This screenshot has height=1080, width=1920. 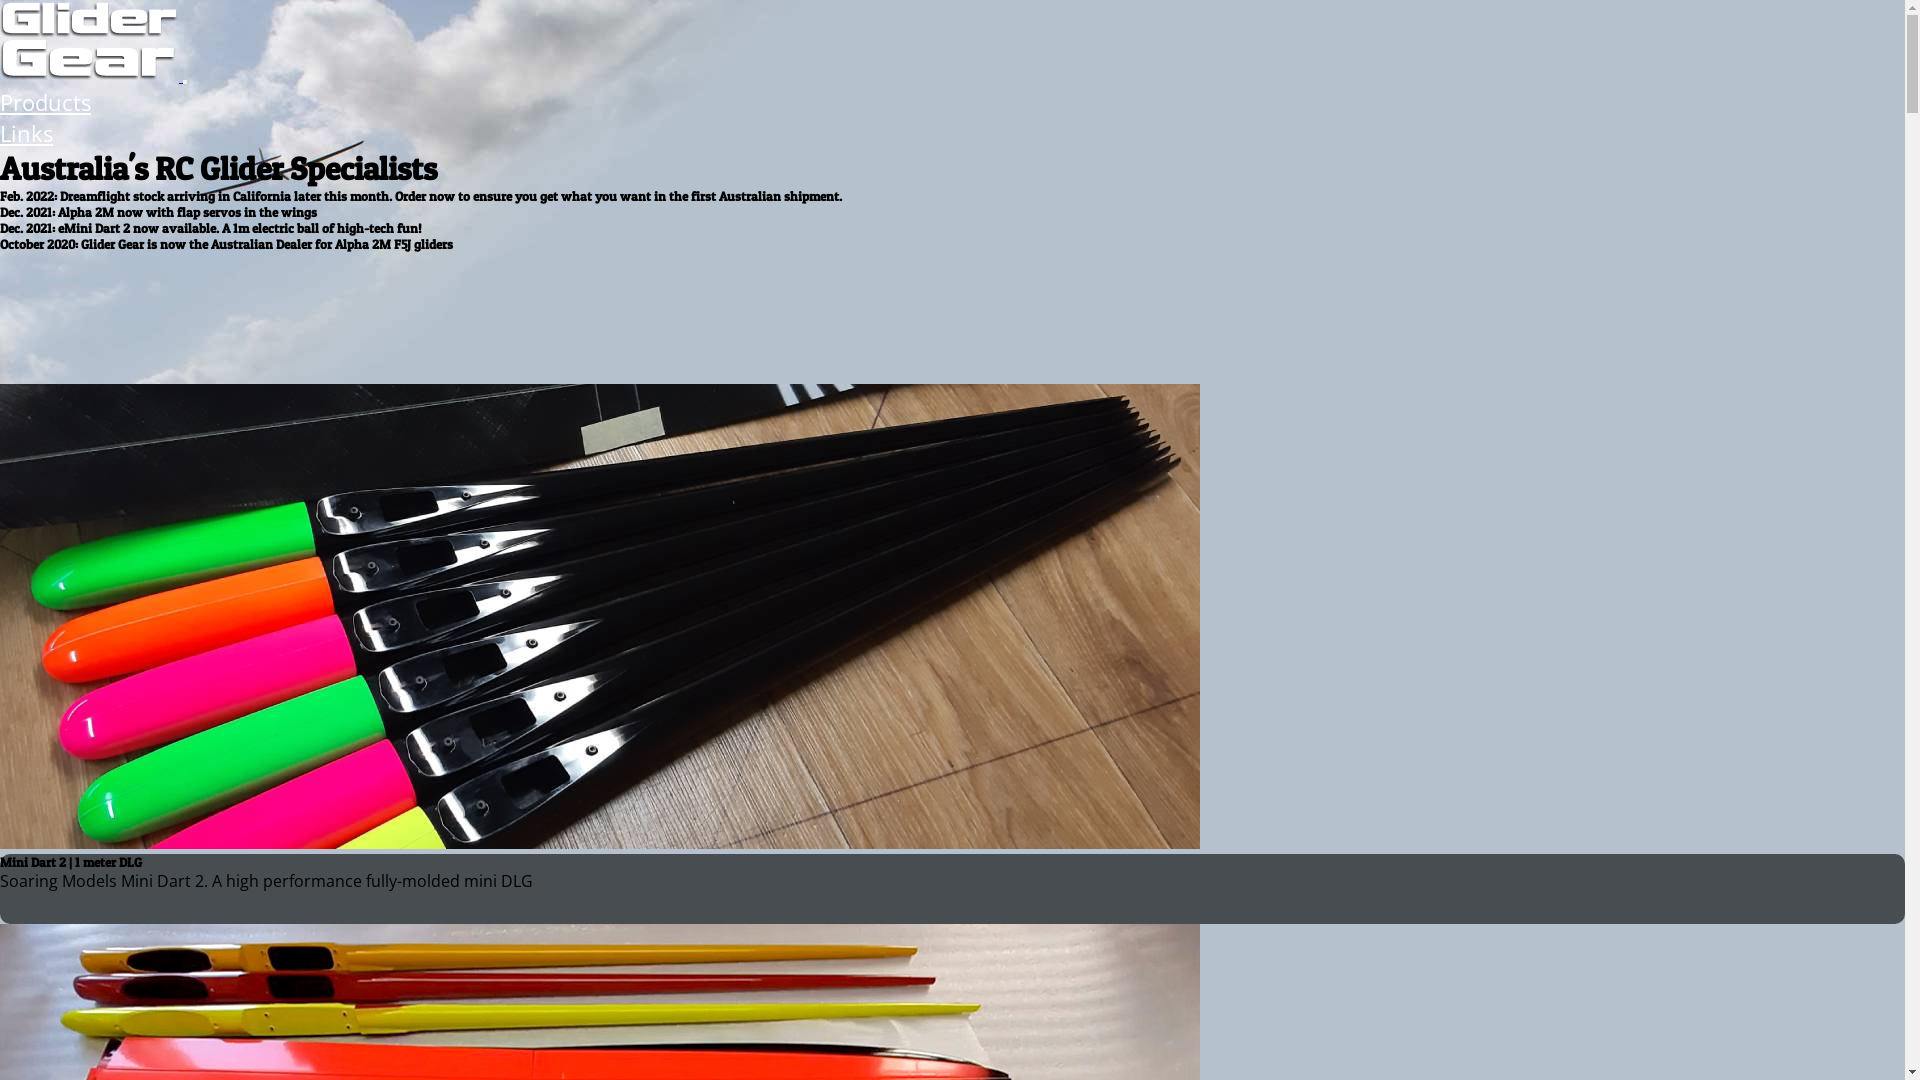 I want to click on 'Links', so click(x=26, y=133).